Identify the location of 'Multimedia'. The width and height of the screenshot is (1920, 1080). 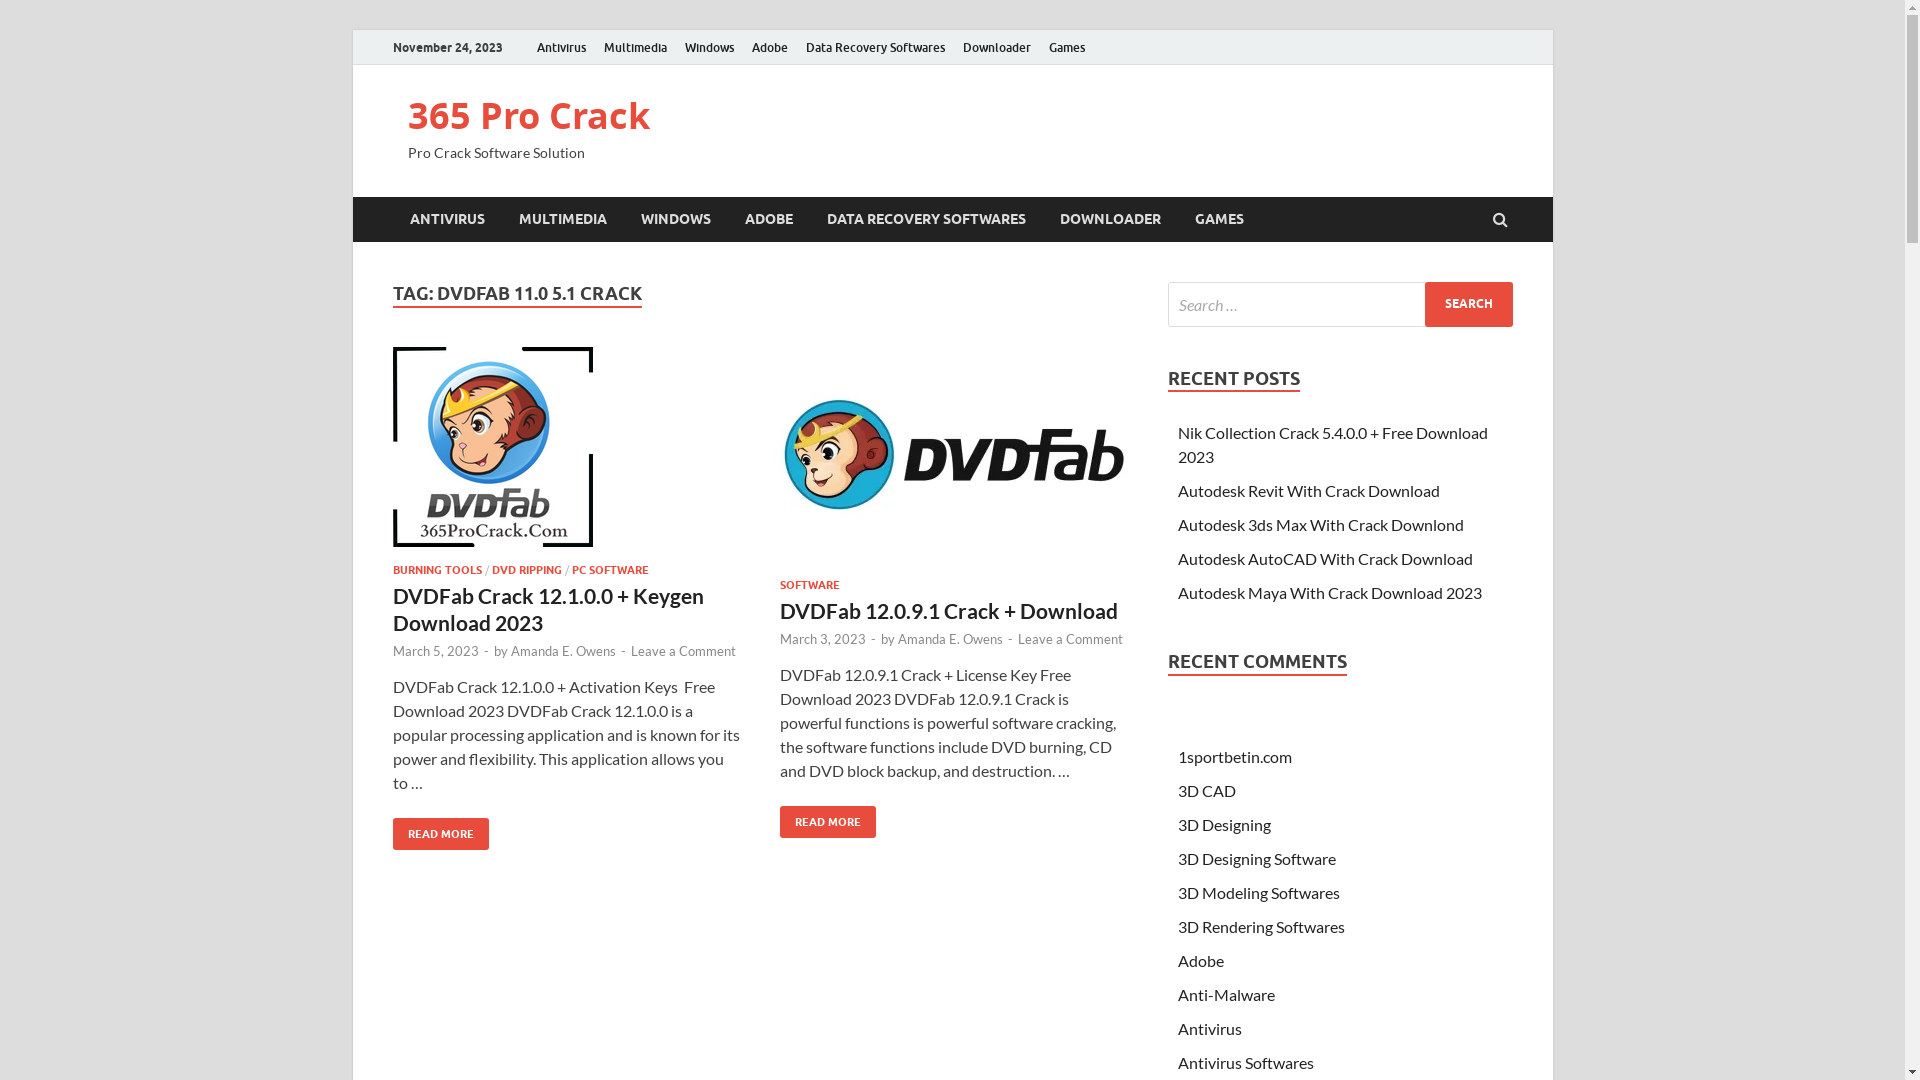
(633, 46).